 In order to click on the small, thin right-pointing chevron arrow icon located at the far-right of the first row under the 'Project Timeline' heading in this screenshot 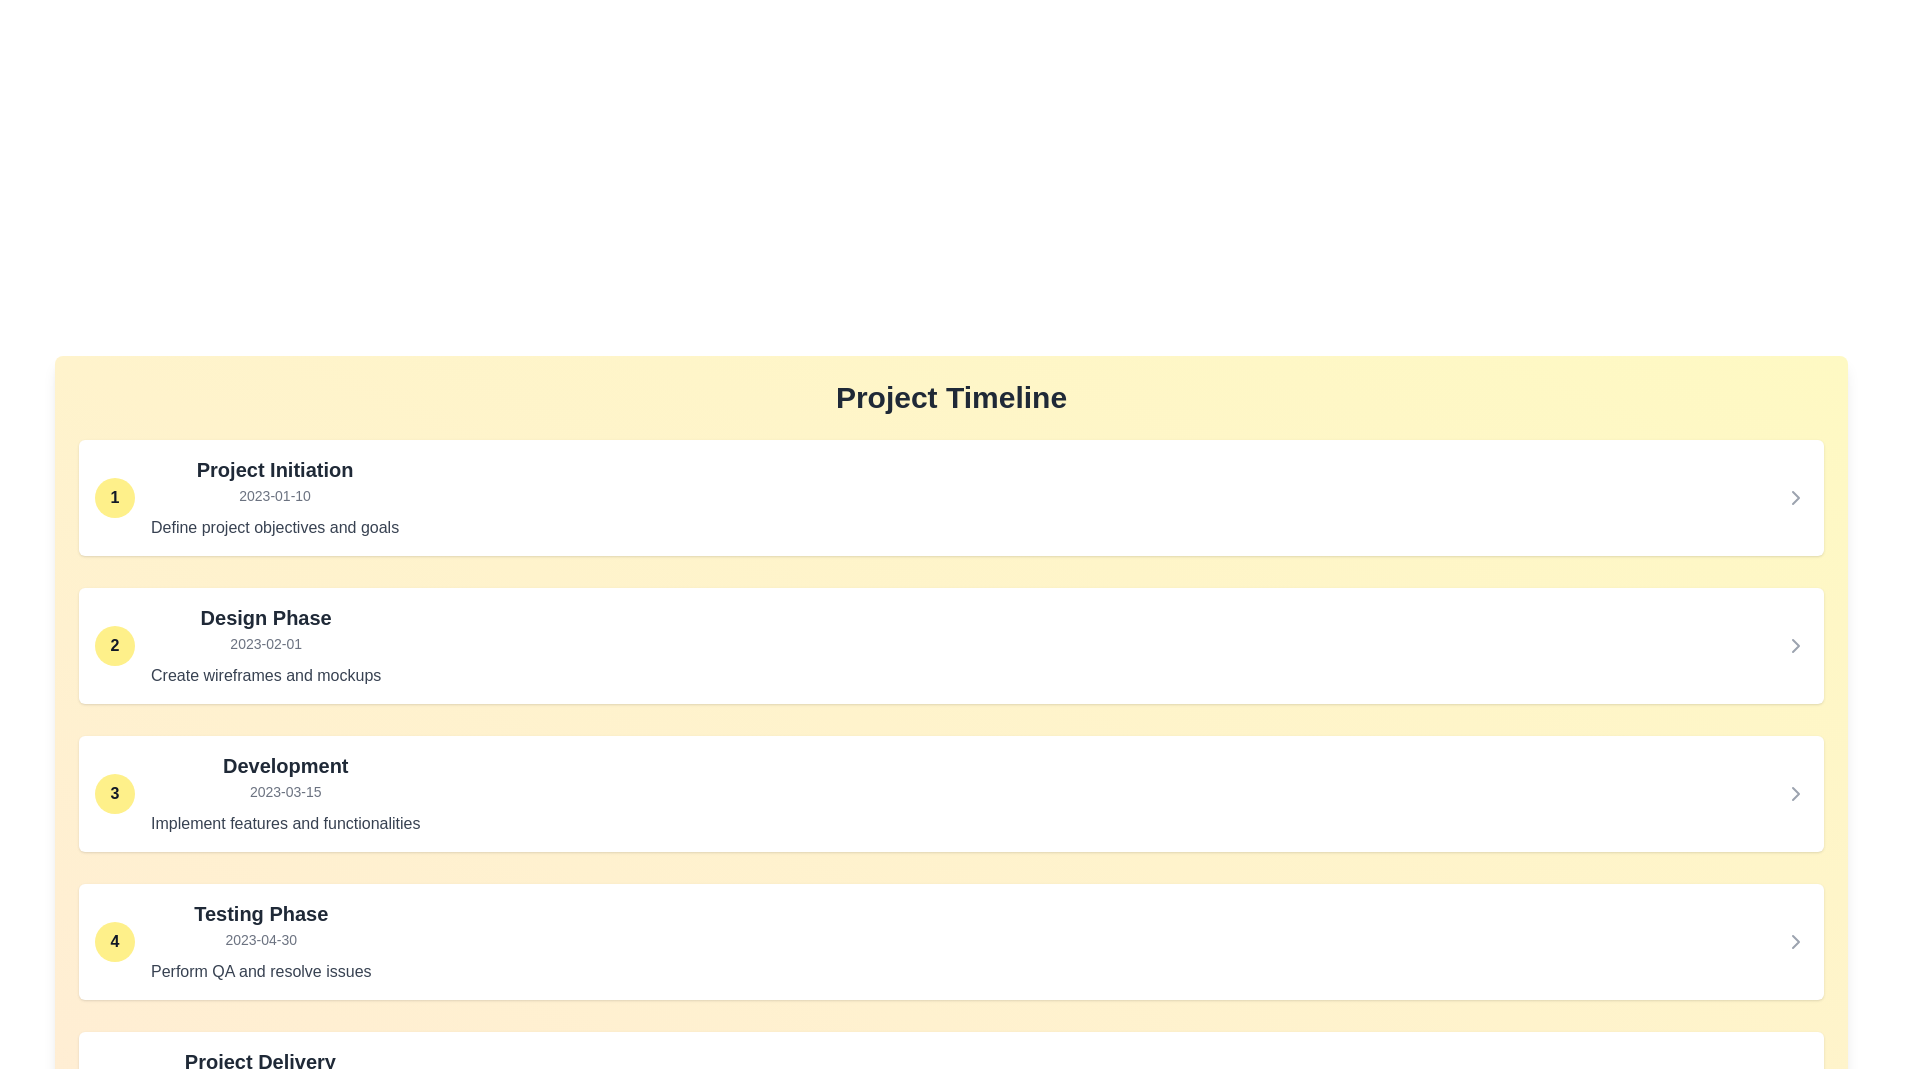, I will do `click(1795, 496)`.